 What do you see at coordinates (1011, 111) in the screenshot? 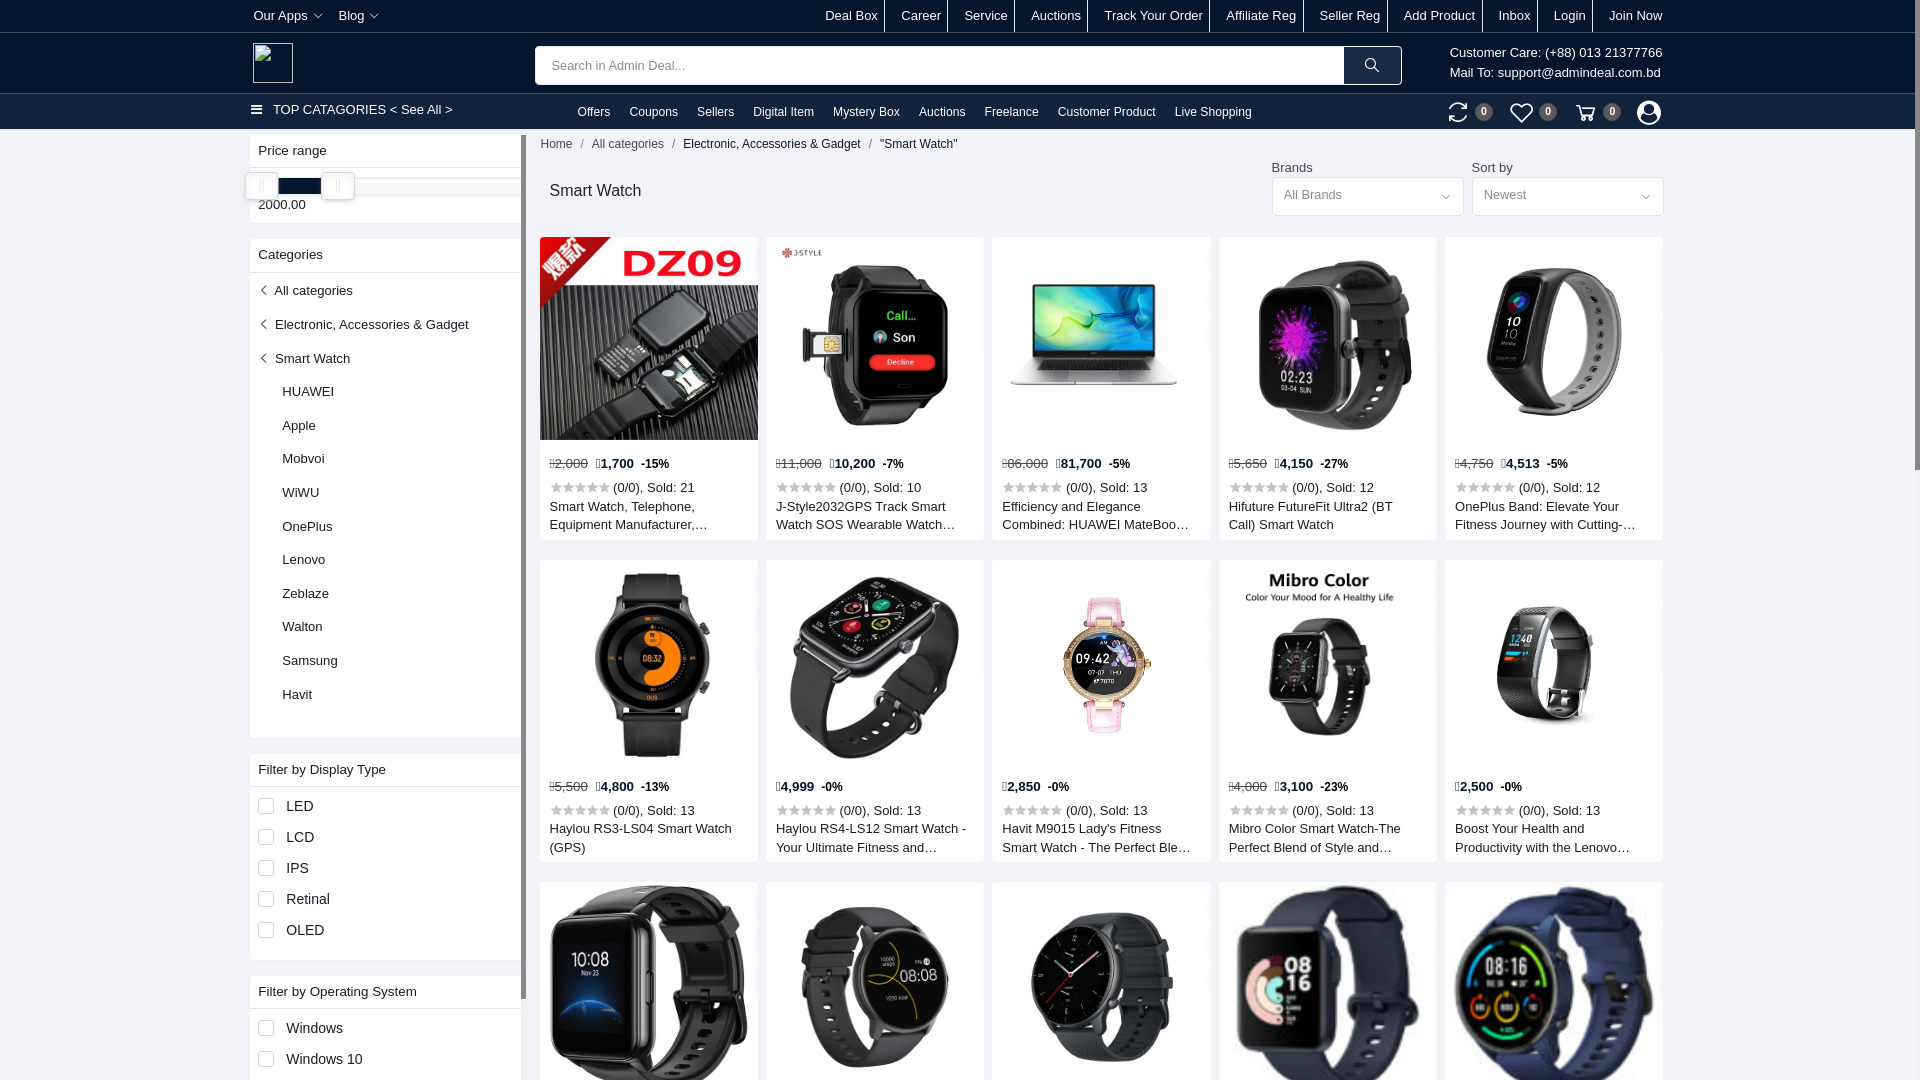
I see `'Freelance'` at bounding box center [1011, 111].